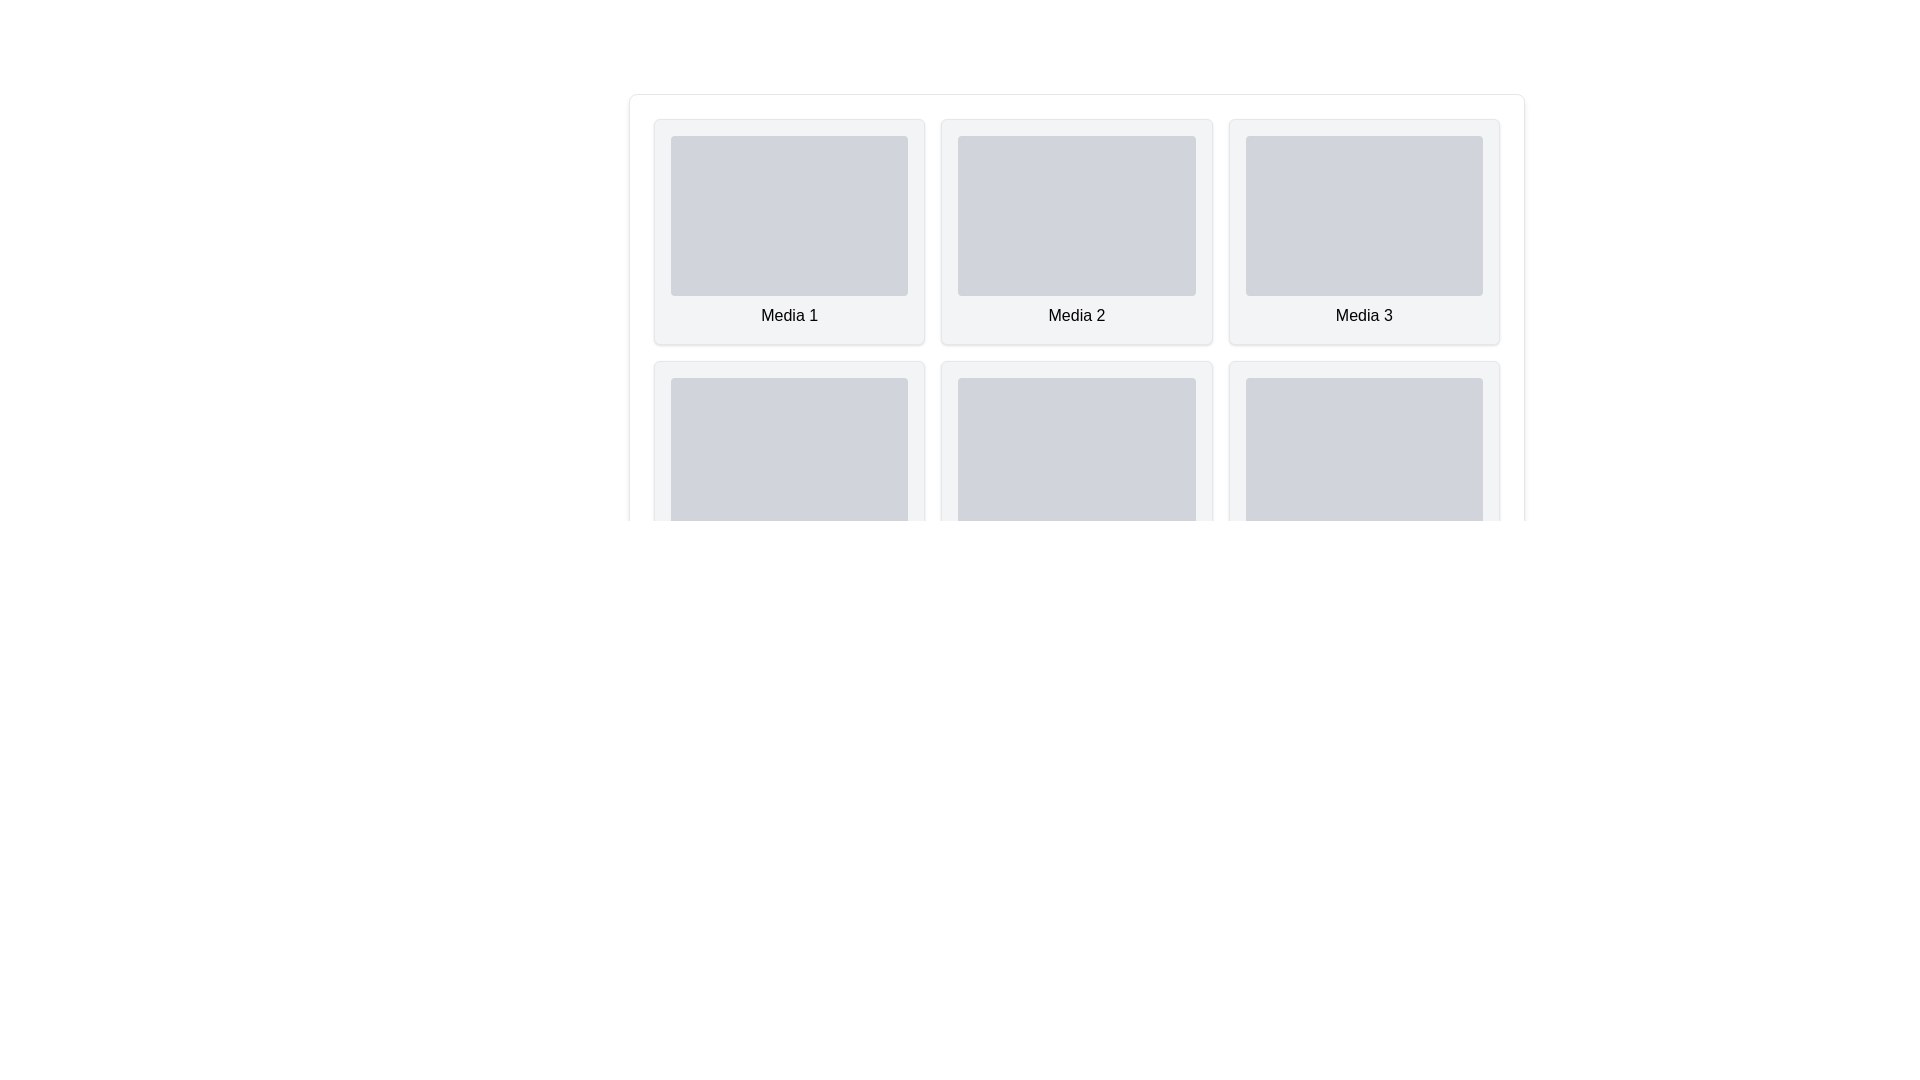 This screenshot has height=1080, width=1920. I want to click on text label displaying 'Media 3' located below the gray rectangular placeholder in the third card of a horizontal series, so click(1363, 315).